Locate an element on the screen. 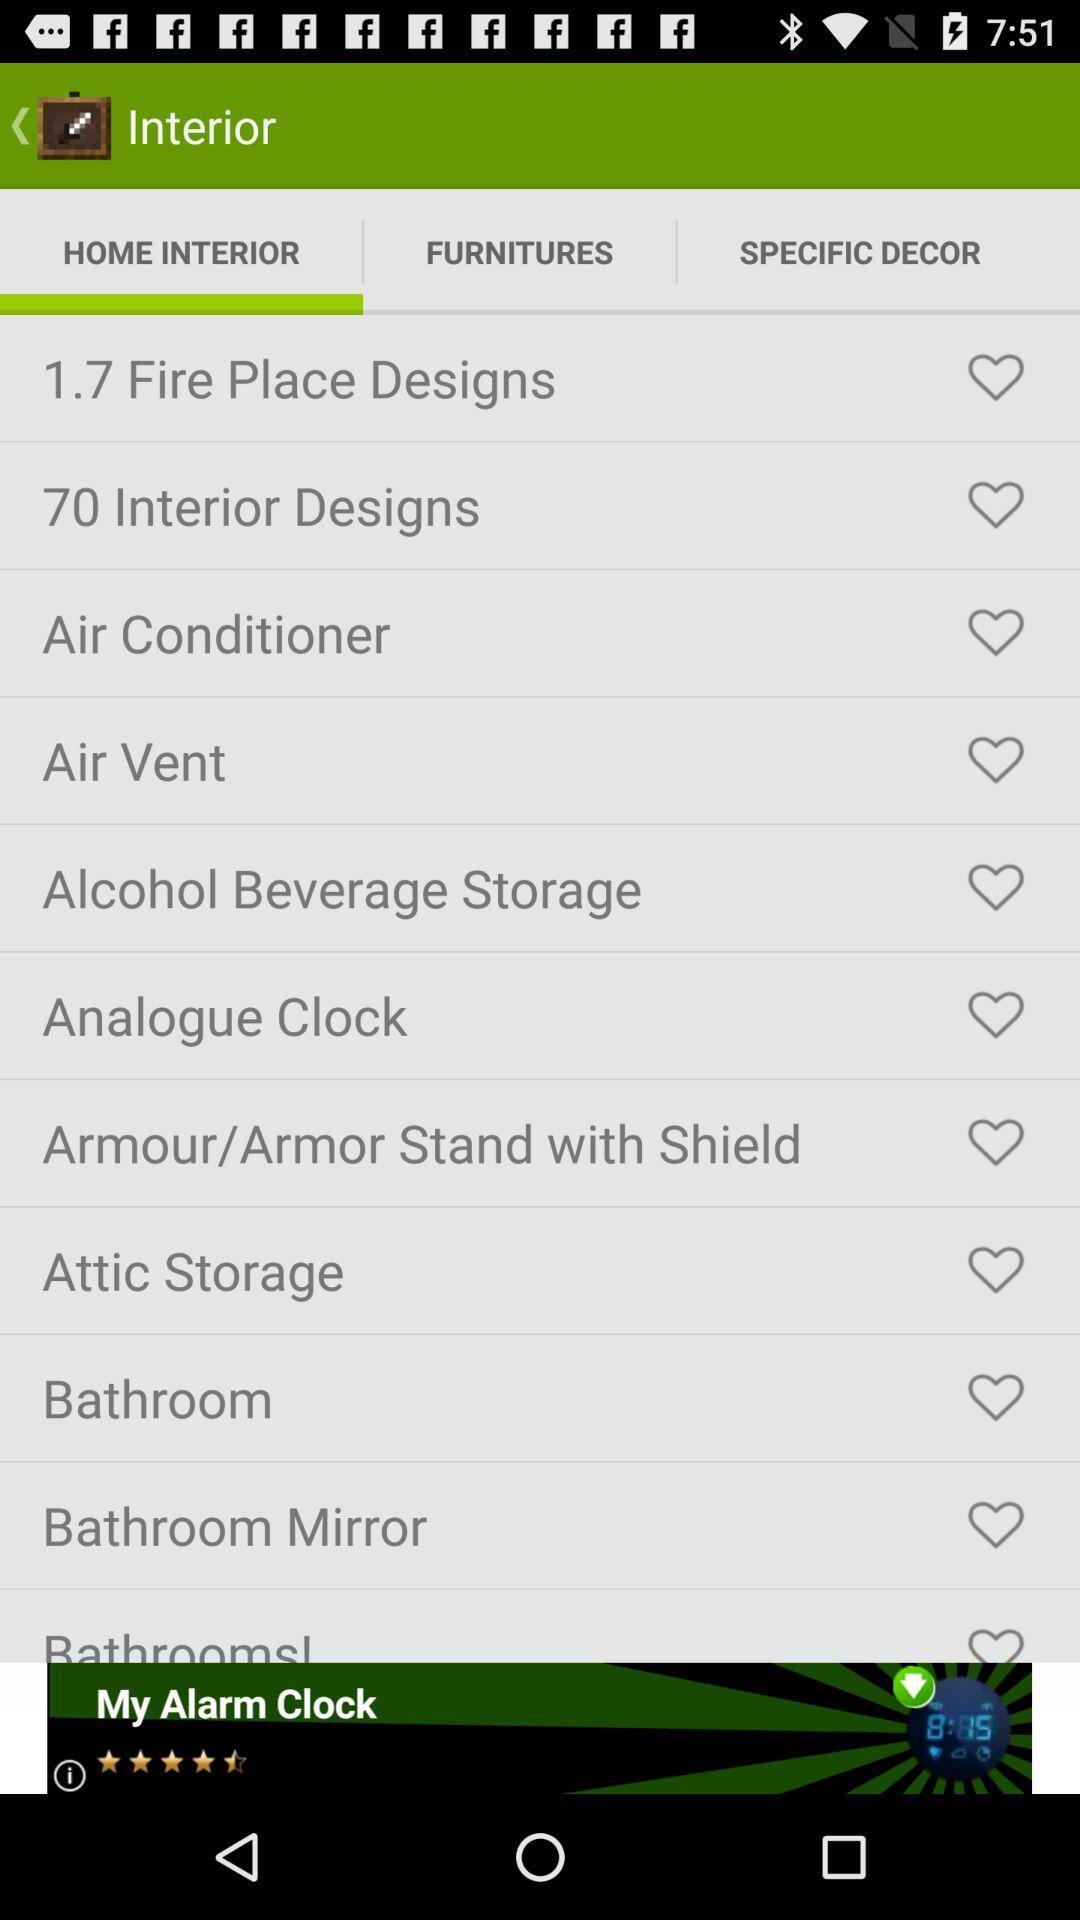 The height and width of the screenshot is (1920, 1080). this item is located at coordinates (995, 1015).